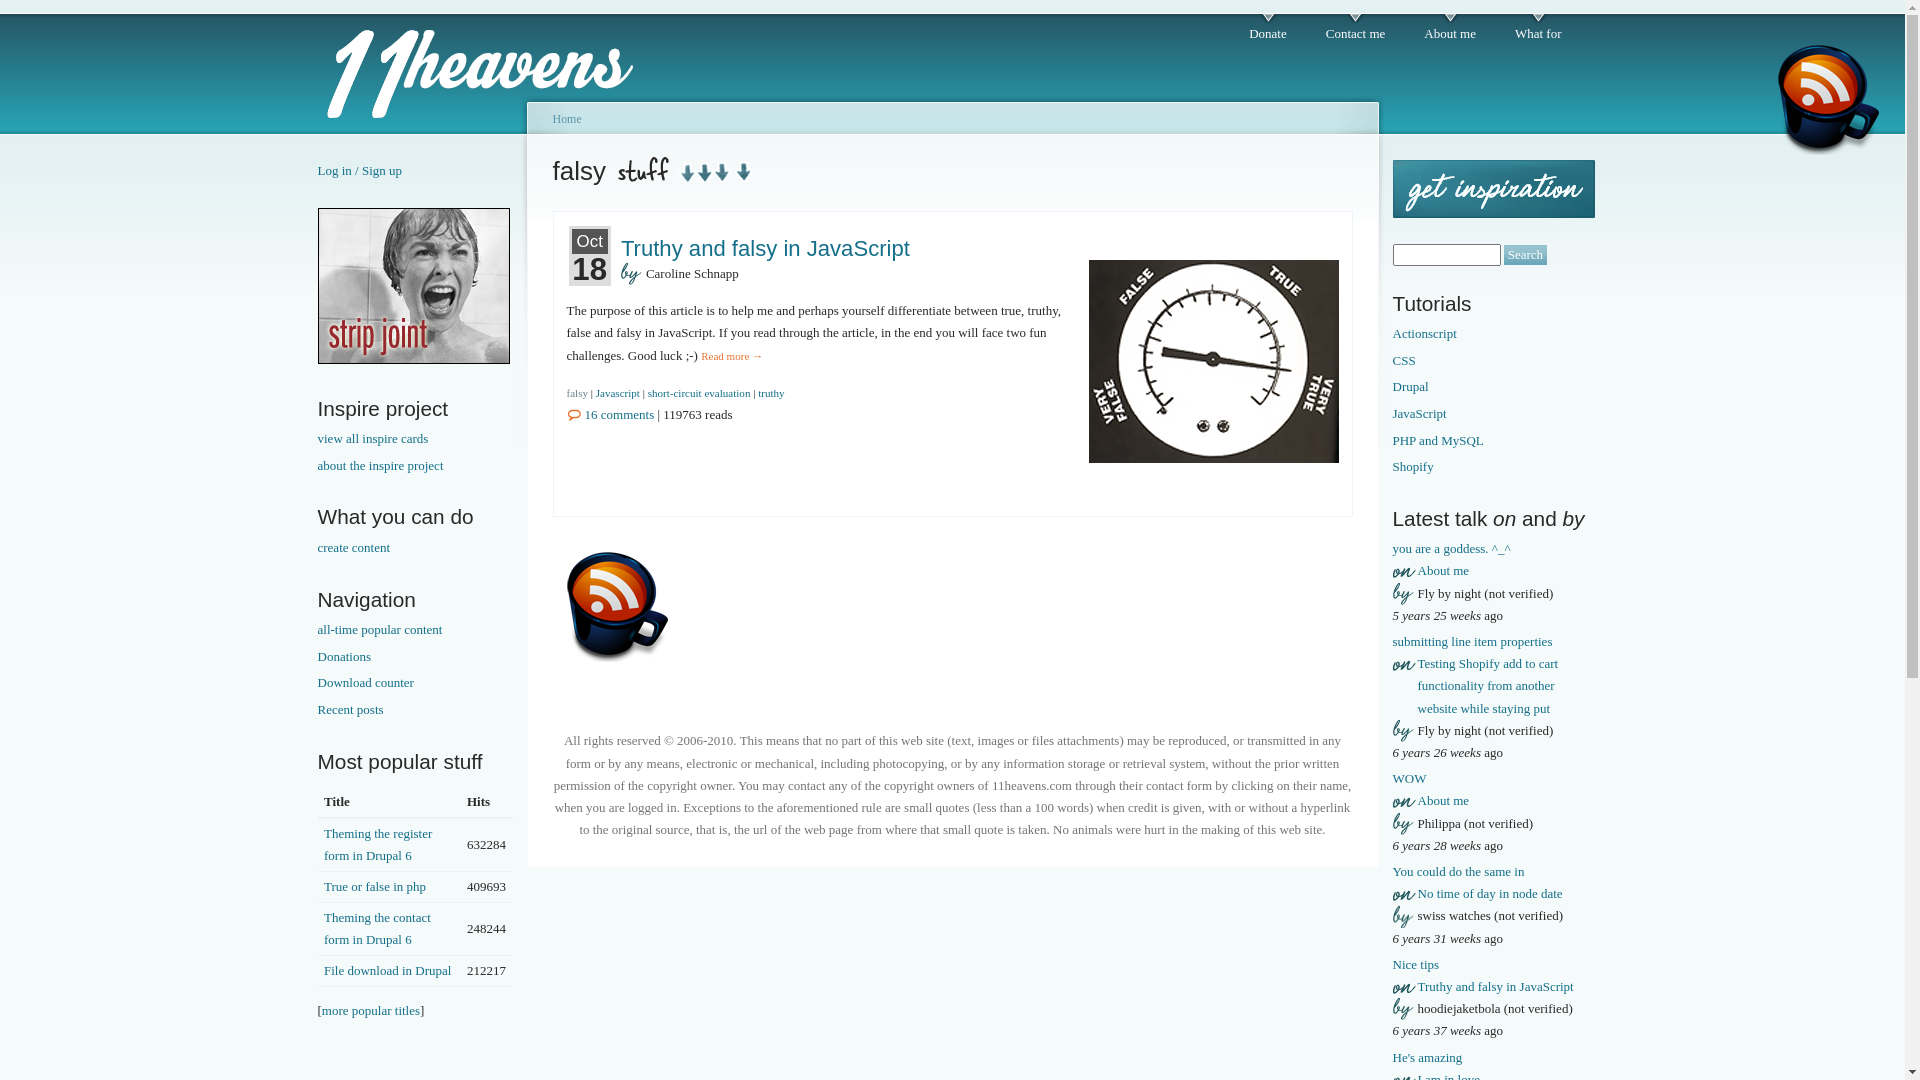  What do you see at coordinates (414, 656) in the screenshot?
I see `'Donations'` at bounding box center [414, 656].